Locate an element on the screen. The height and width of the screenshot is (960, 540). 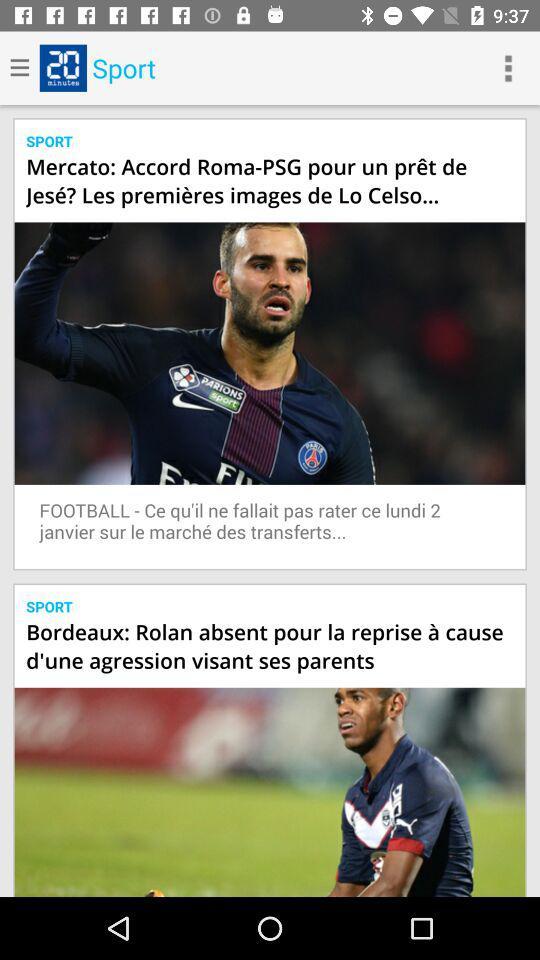
the button which is right to menu button is located at coordinates (63, 68).